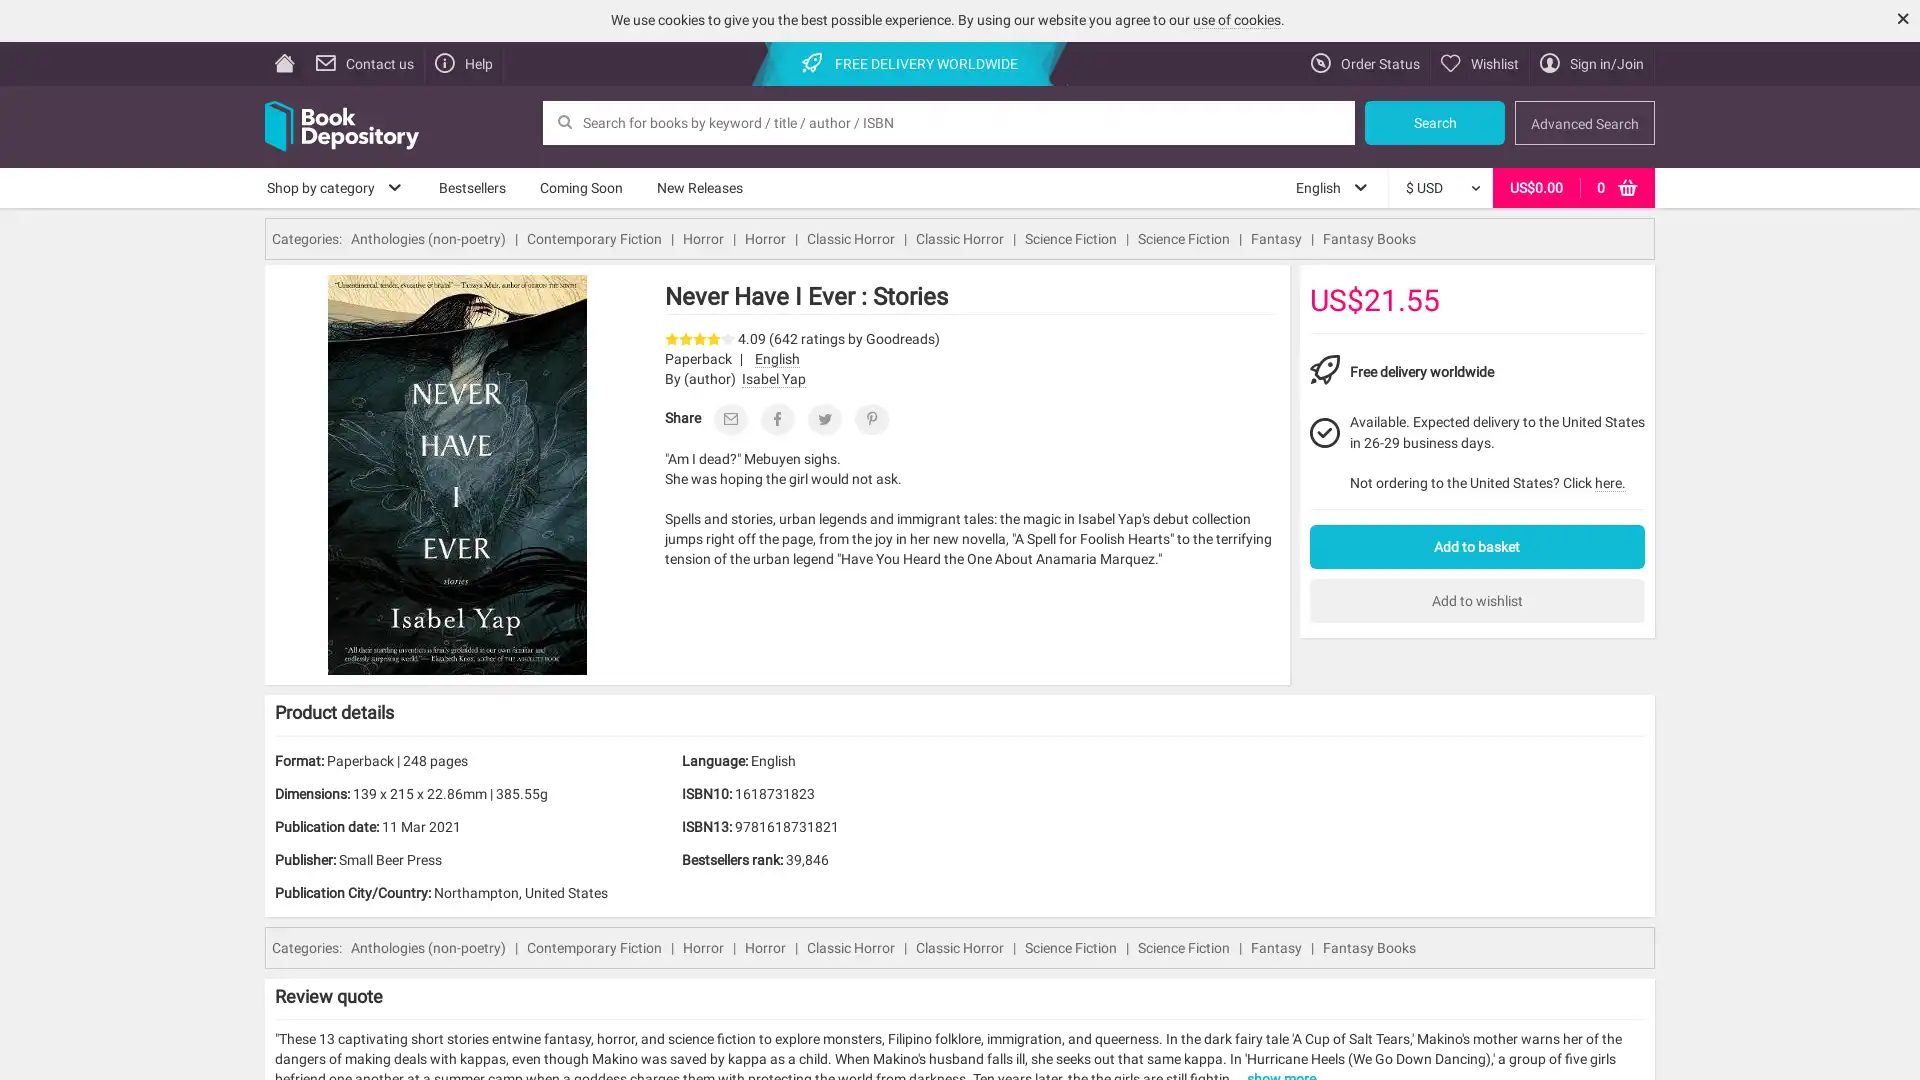 Image resolution: width=1920 pixels, height=1080 pixels. I want to click on Search, so click(1434, 122).